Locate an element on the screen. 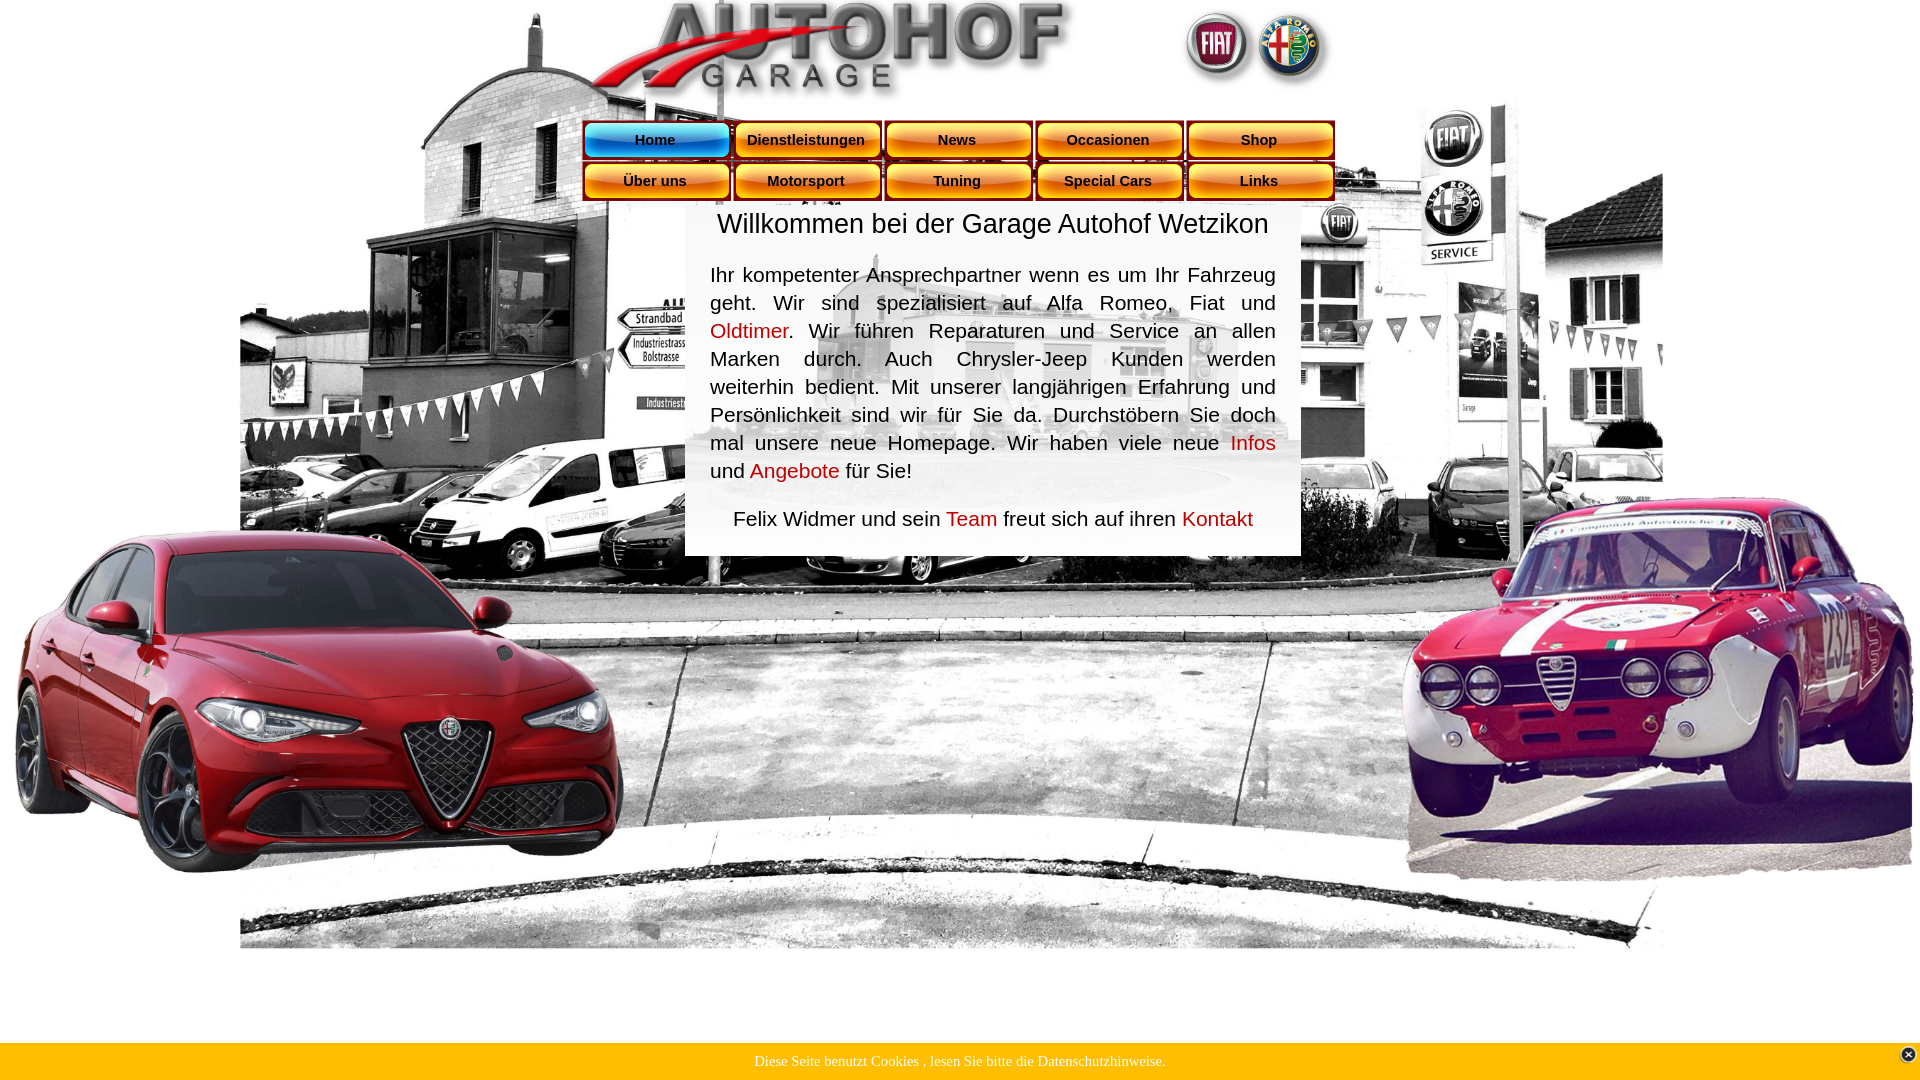  'Motorsport' is located at coordinates (808, 181).